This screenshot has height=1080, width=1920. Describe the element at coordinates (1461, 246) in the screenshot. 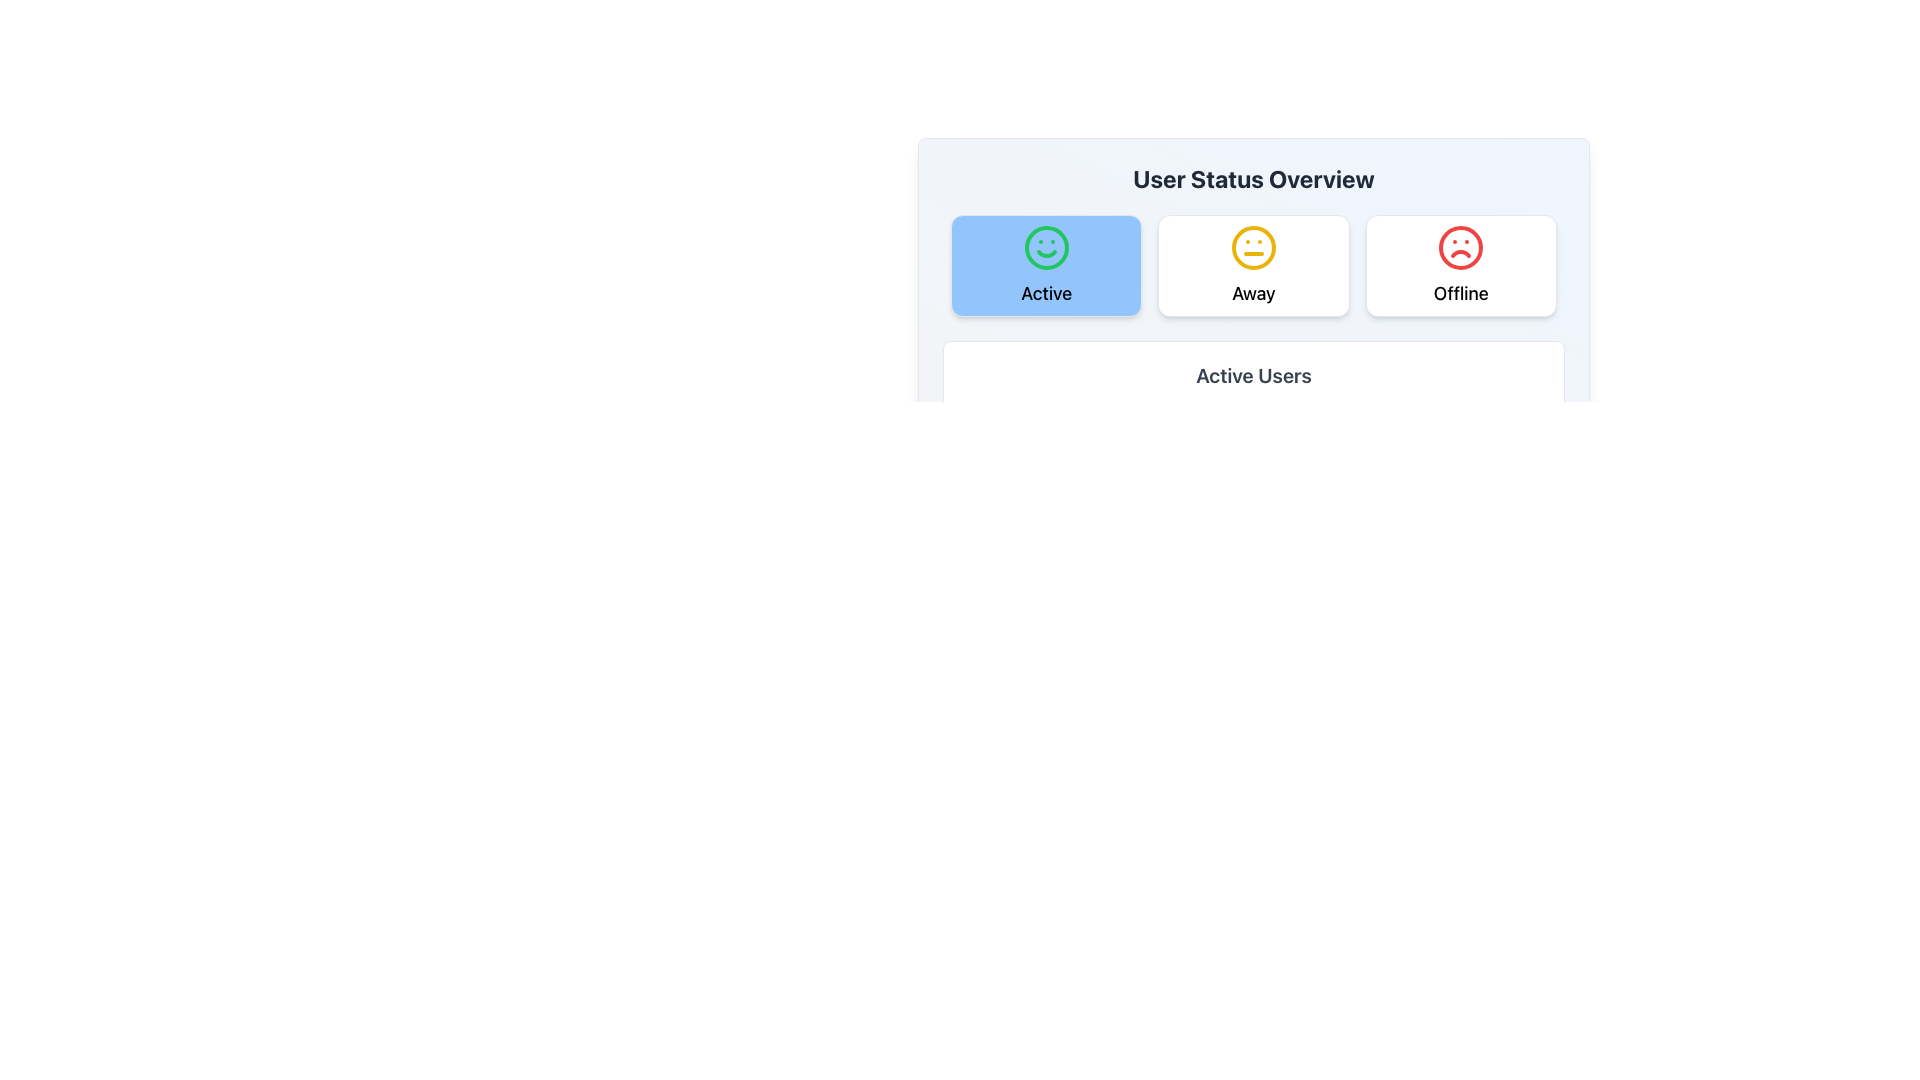

I see `the SVG Circle that serves as the boundary of the 'Offline' status icon, located in the rightmost card of the 'User Status Overview' section` at that location.